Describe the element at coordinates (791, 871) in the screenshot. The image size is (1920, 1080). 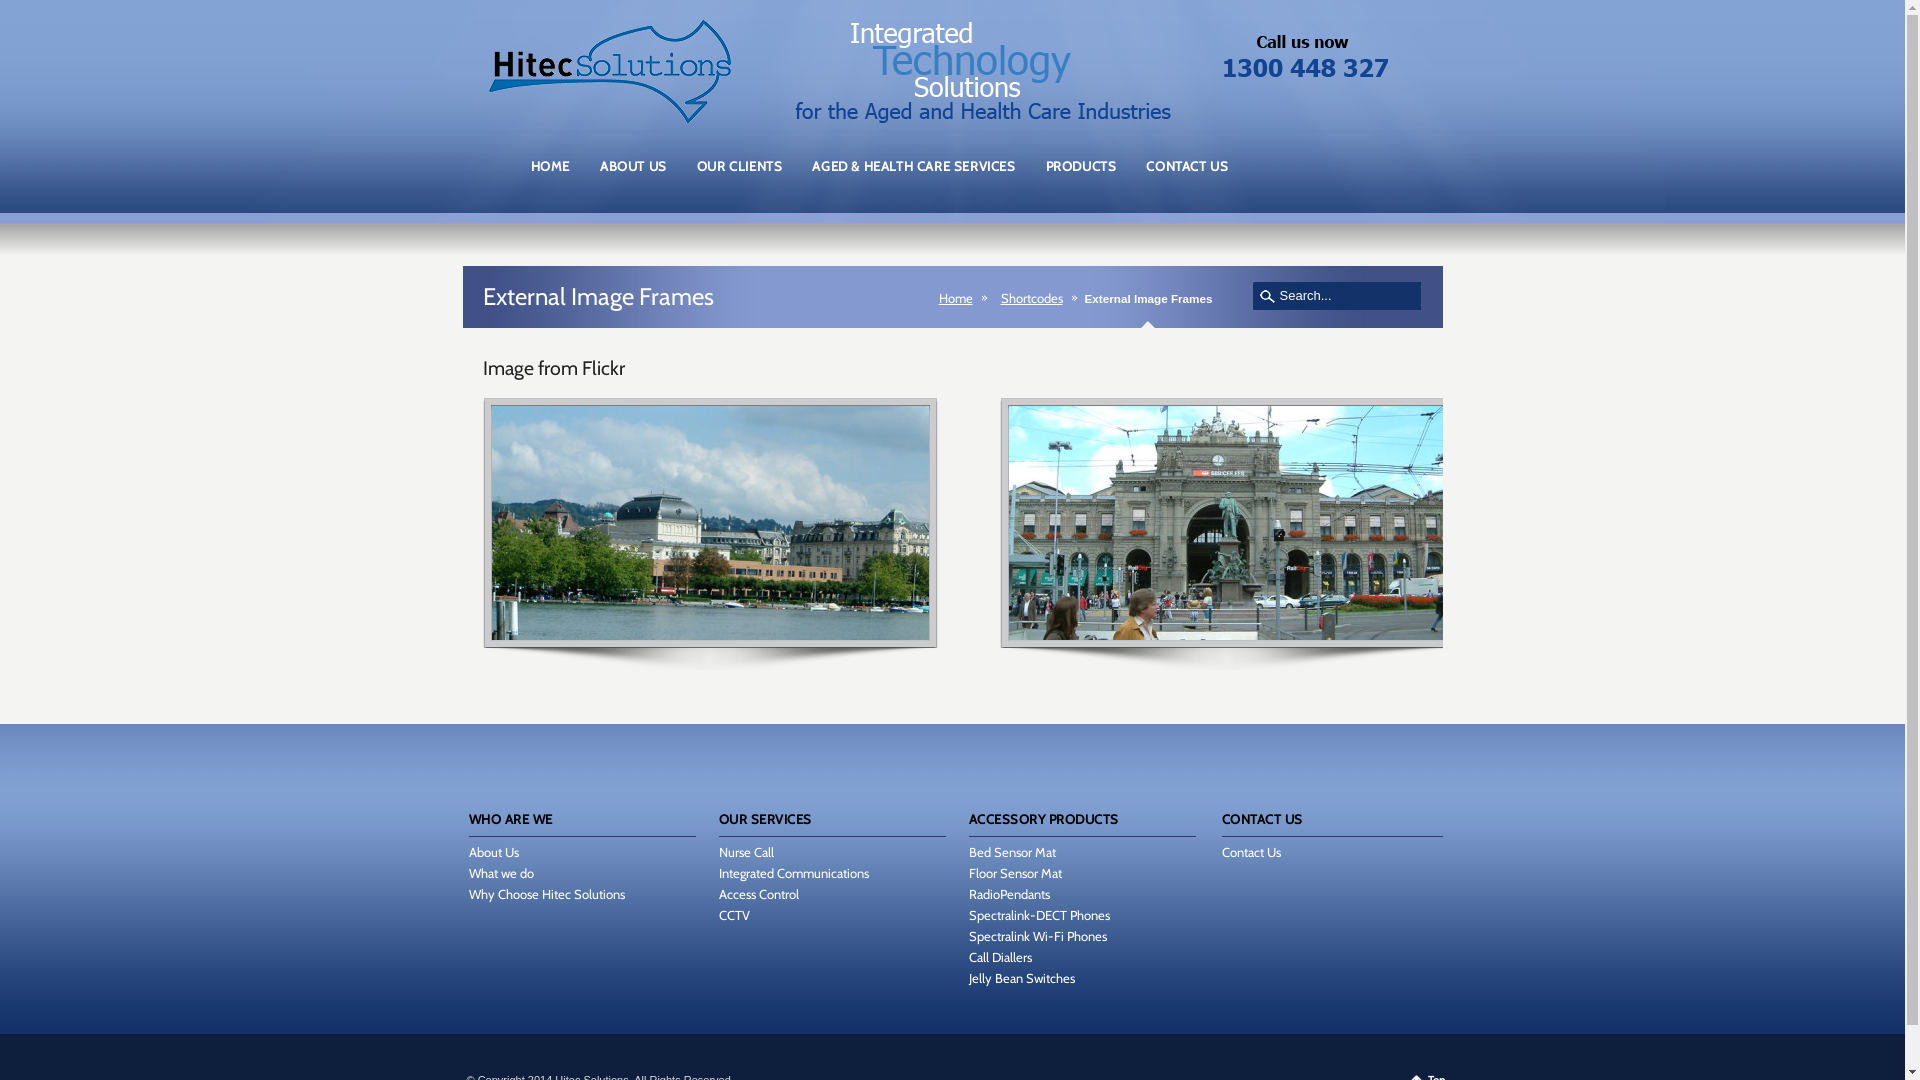
I see `'Integrated Communications'` at that location.